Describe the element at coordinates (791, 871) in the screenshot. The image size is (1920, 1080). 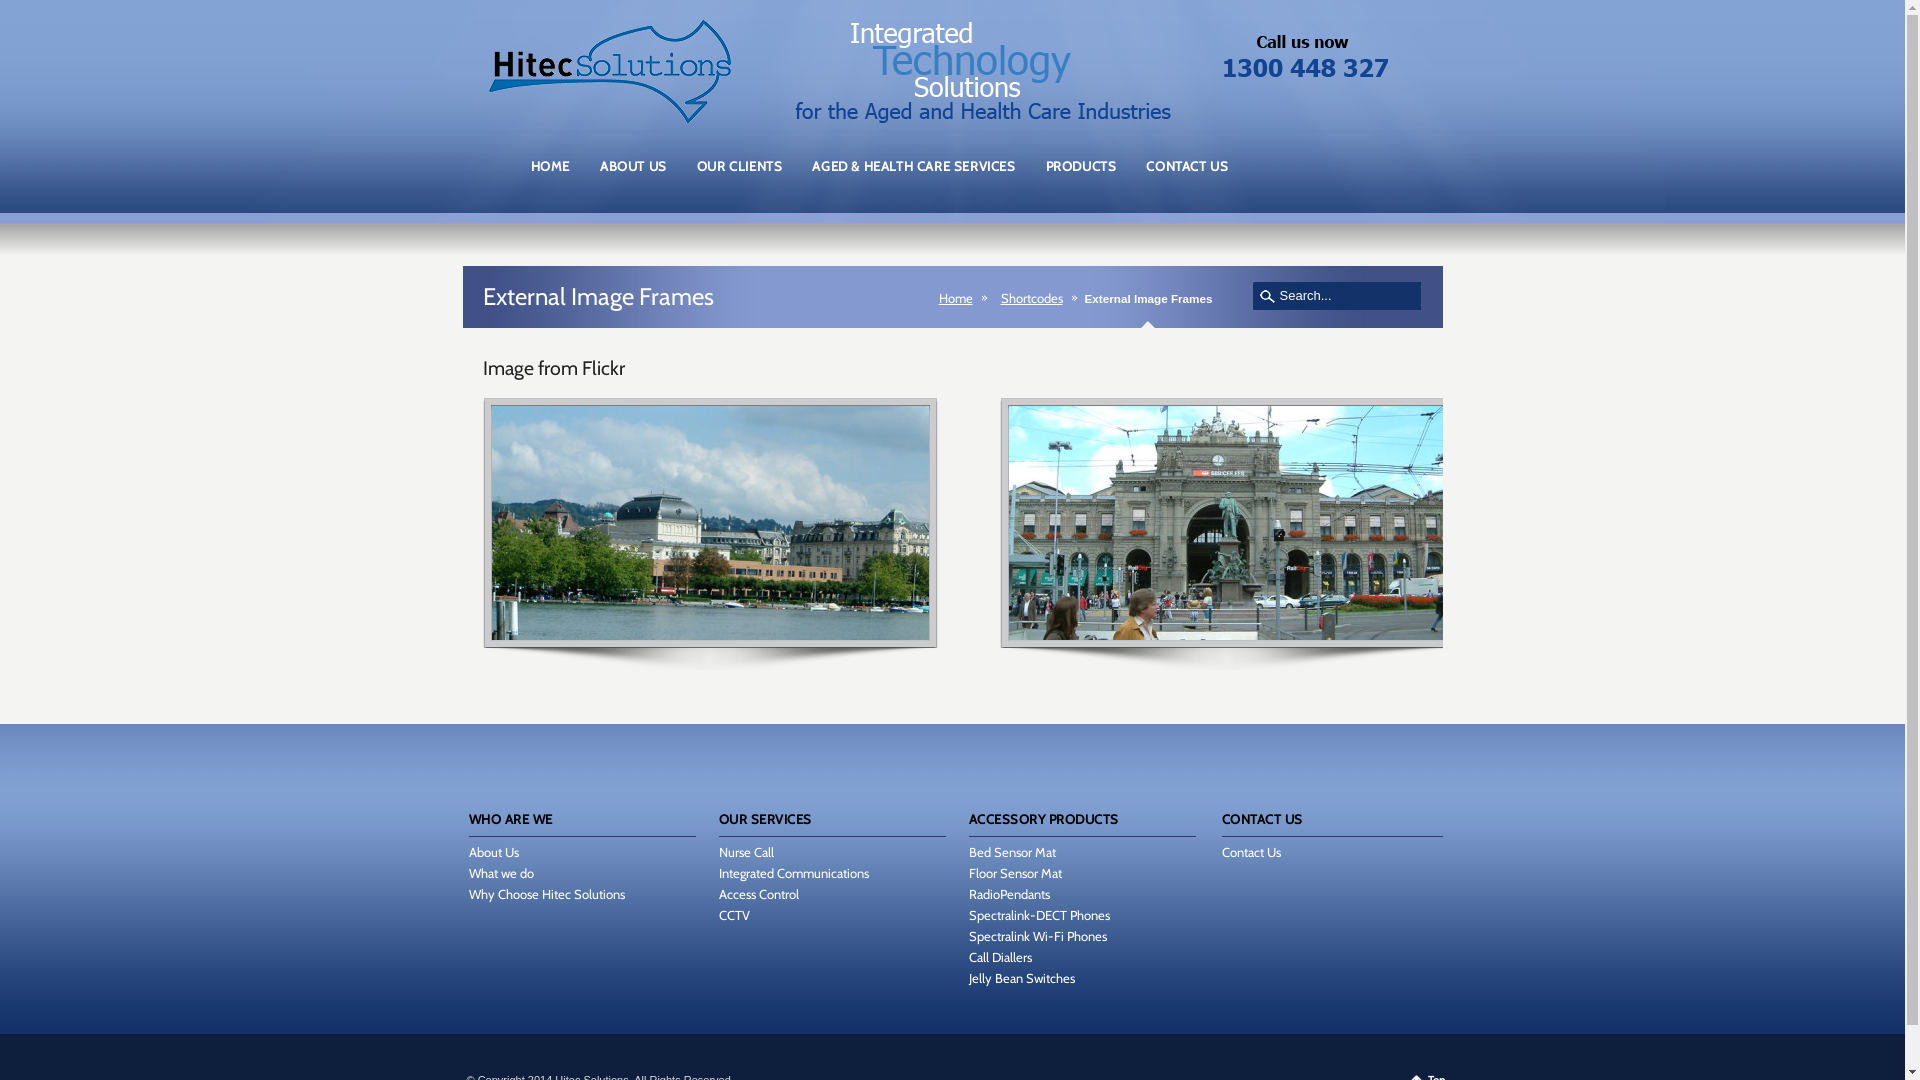
I see `'Integrated Communications'` at that location.